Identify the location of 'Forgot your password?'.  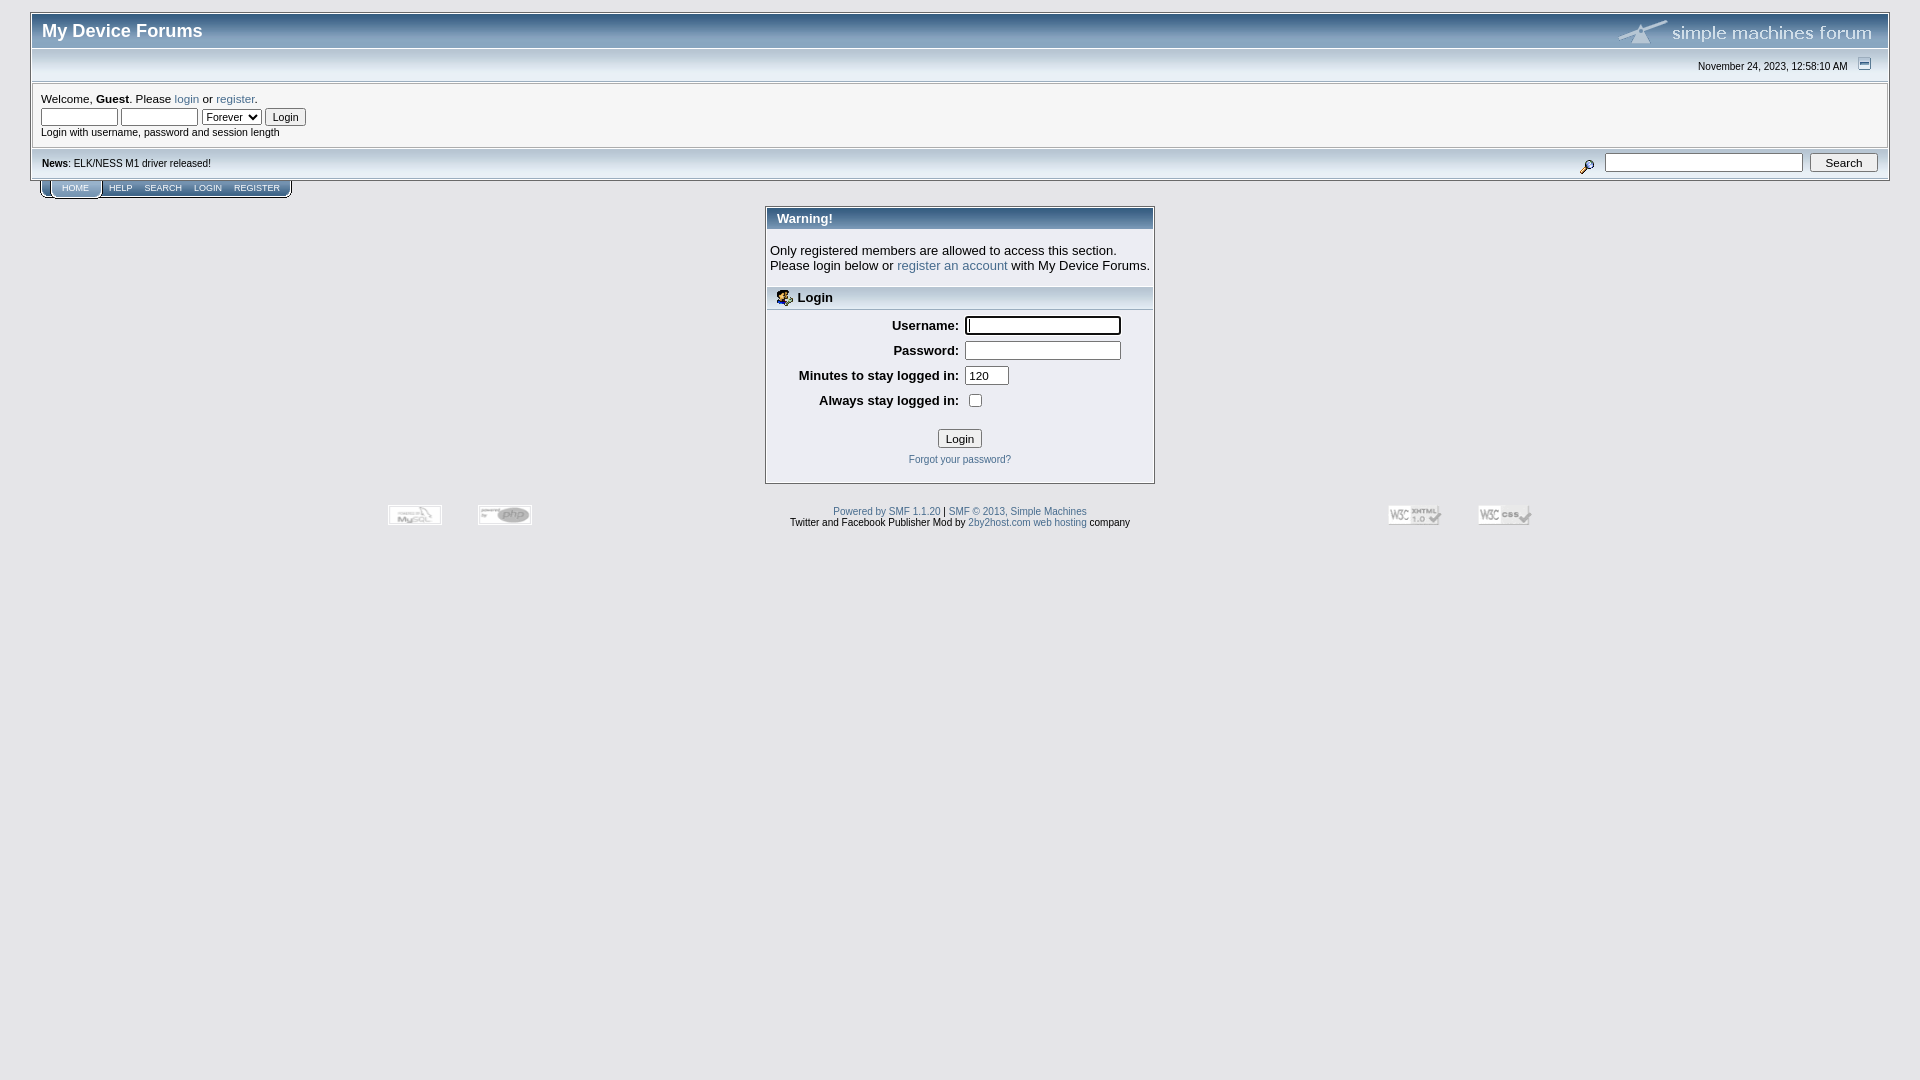
(960, 459).